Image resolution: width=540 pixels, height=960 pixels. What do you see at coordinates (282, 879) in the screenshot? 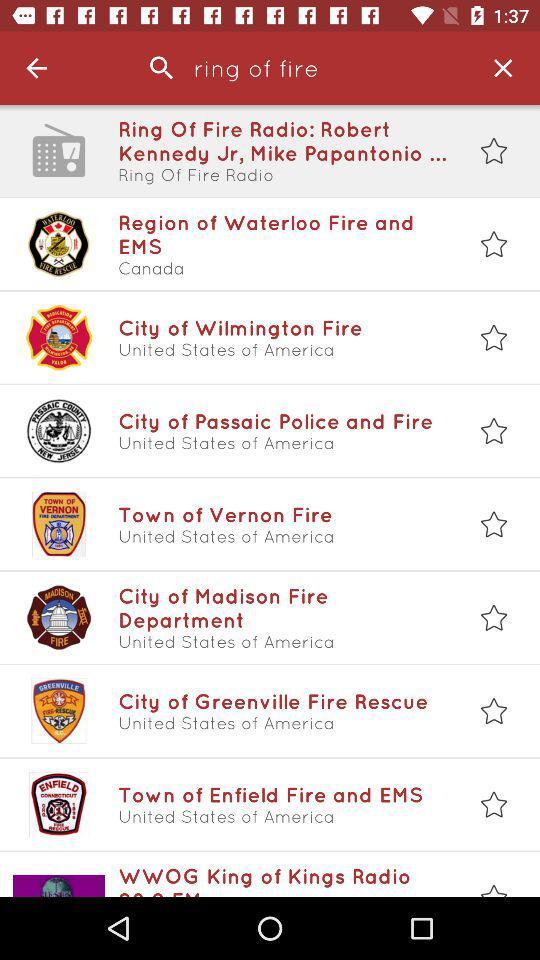
I see `the wwog king of` at bounding box center [282, 879].